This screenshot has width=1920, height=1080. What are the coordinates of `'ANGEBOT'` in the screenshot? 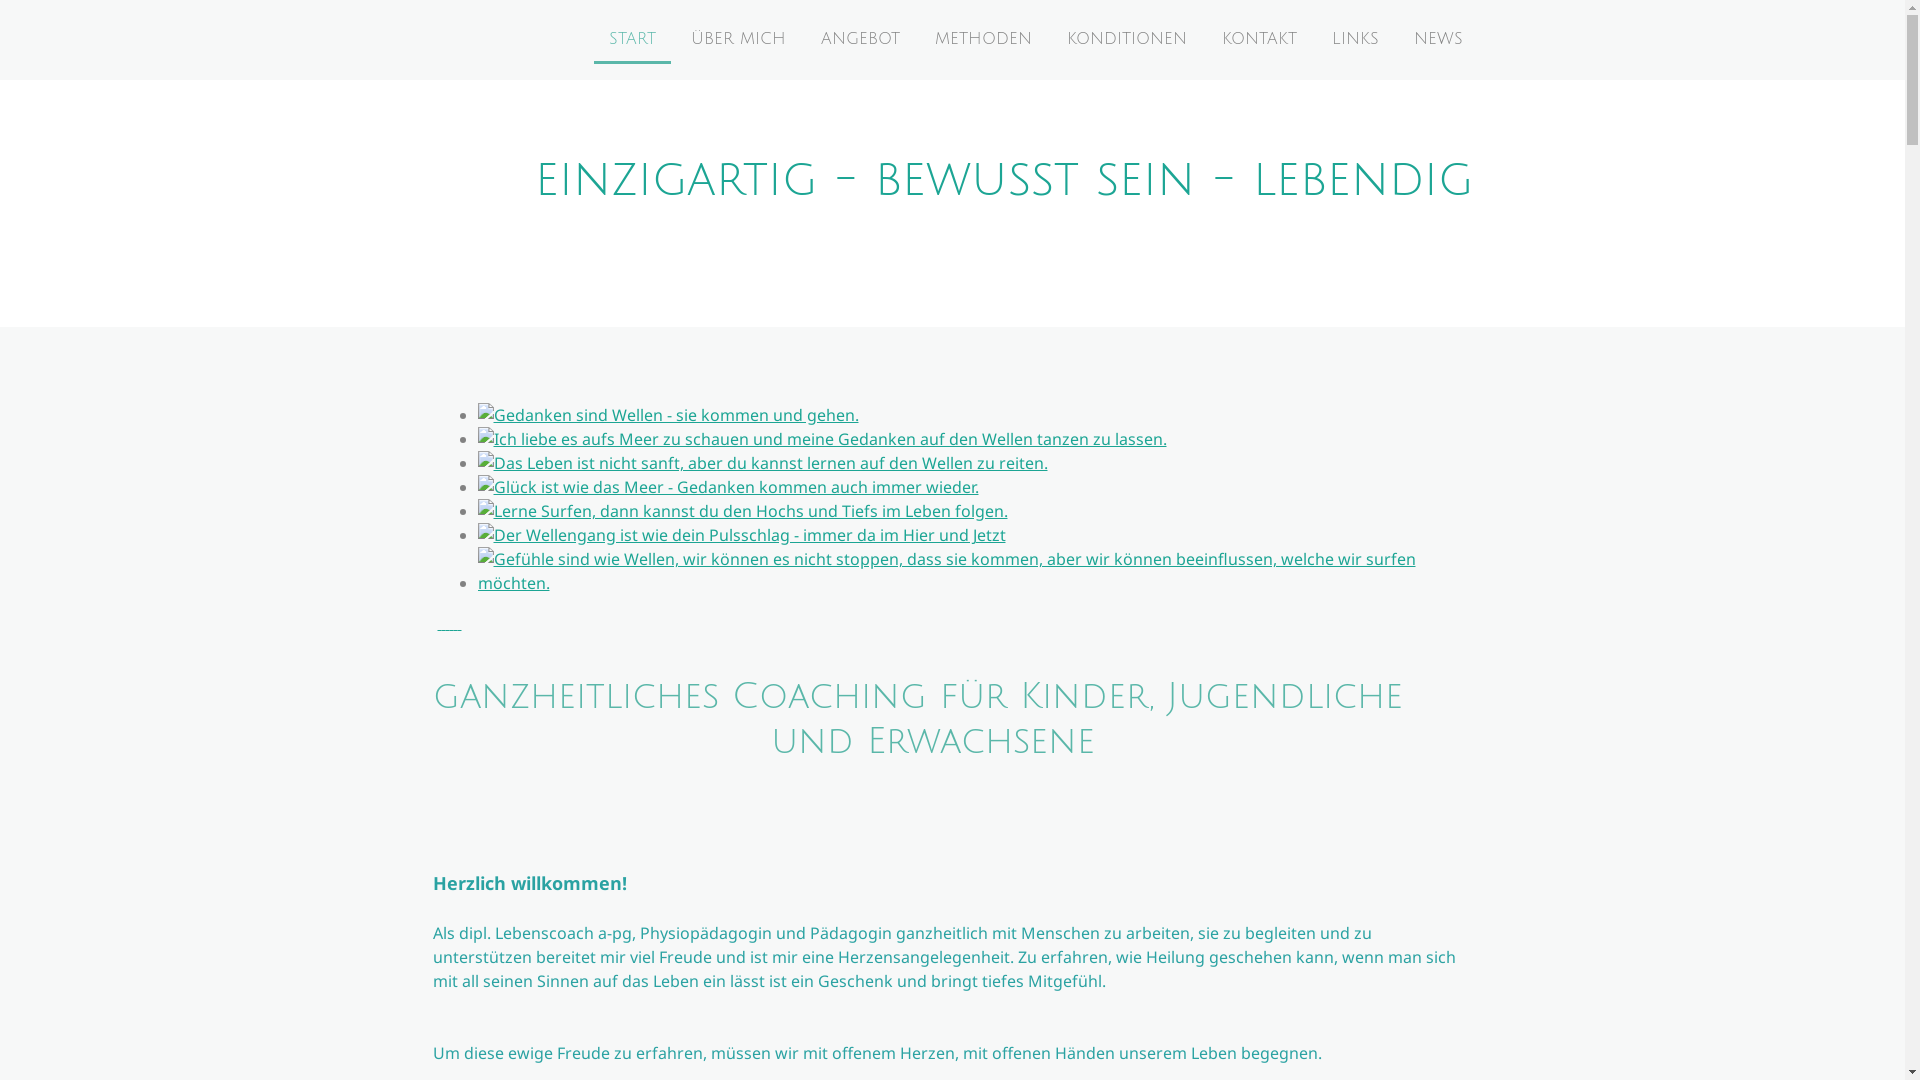 It's located at (860, 39).